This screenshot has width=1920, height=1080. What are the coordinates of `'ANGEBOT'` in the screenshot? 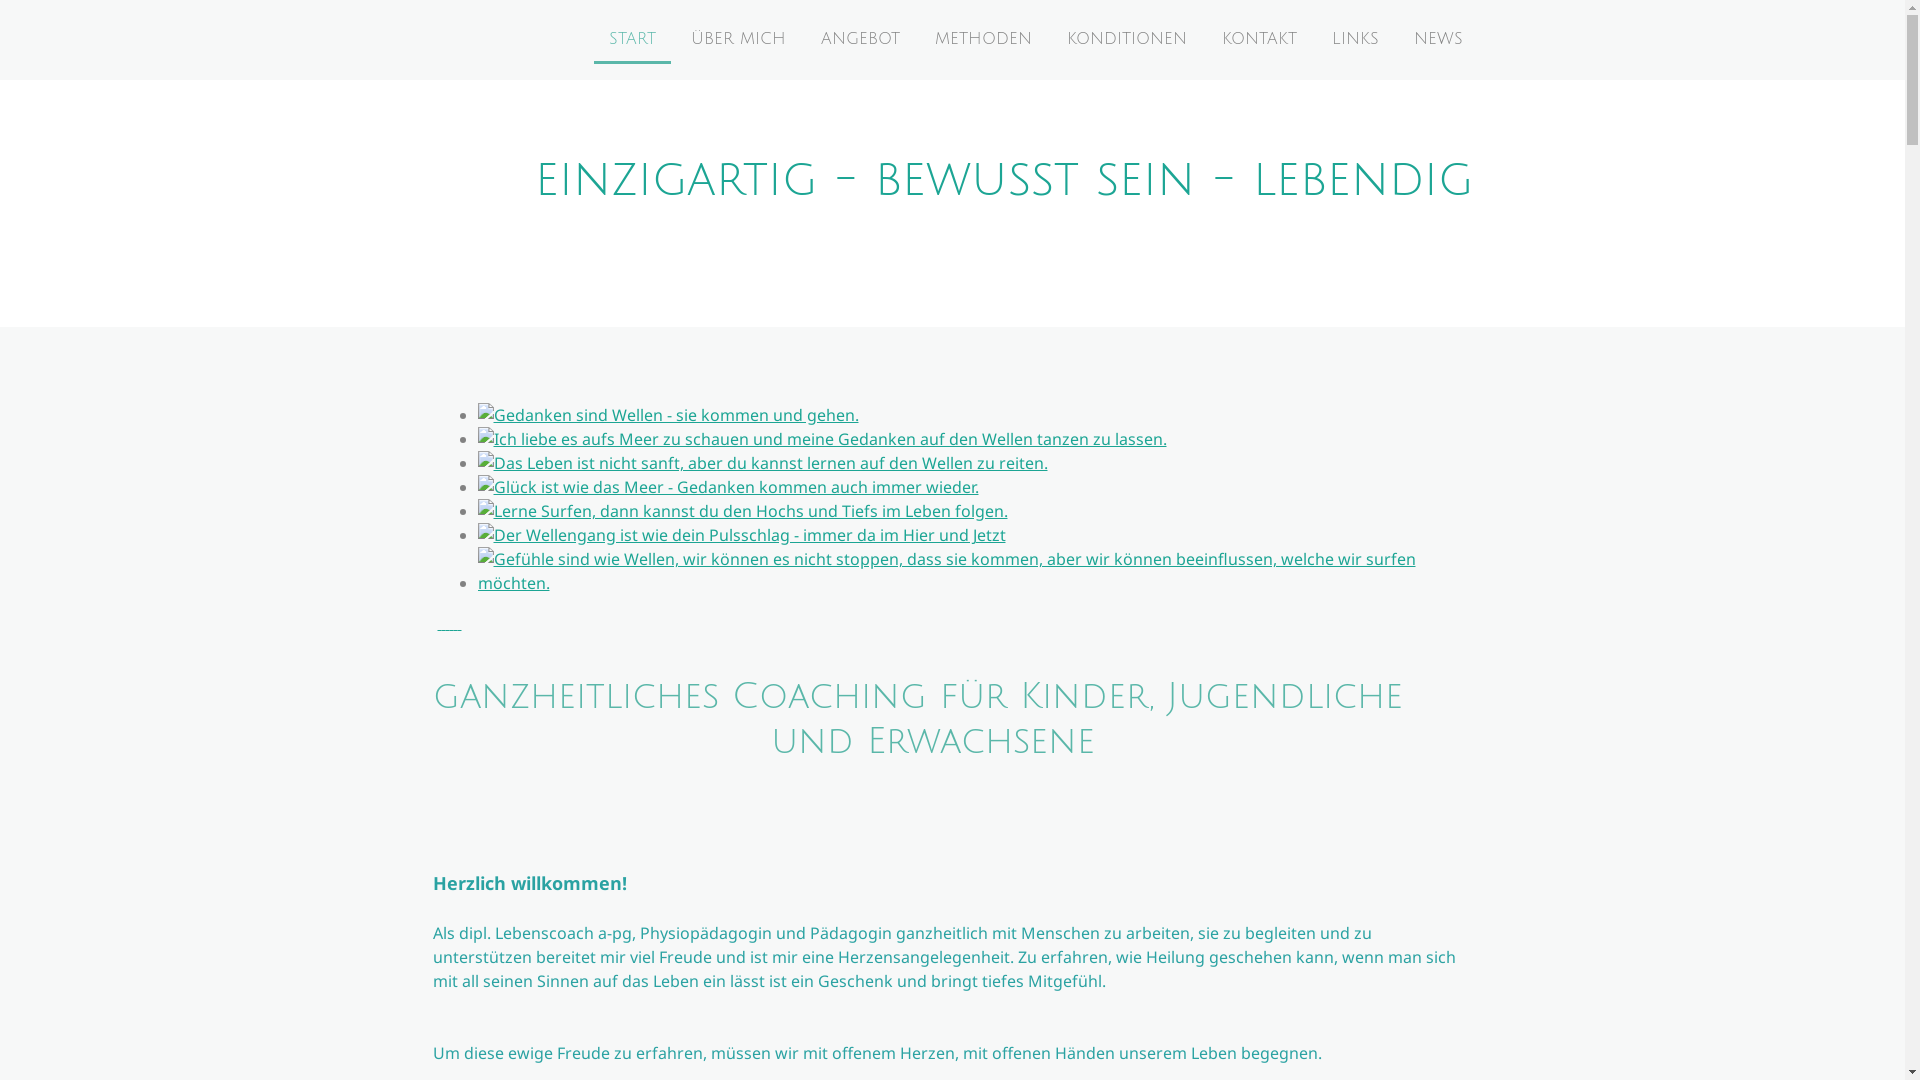 It's located at (860, 39).